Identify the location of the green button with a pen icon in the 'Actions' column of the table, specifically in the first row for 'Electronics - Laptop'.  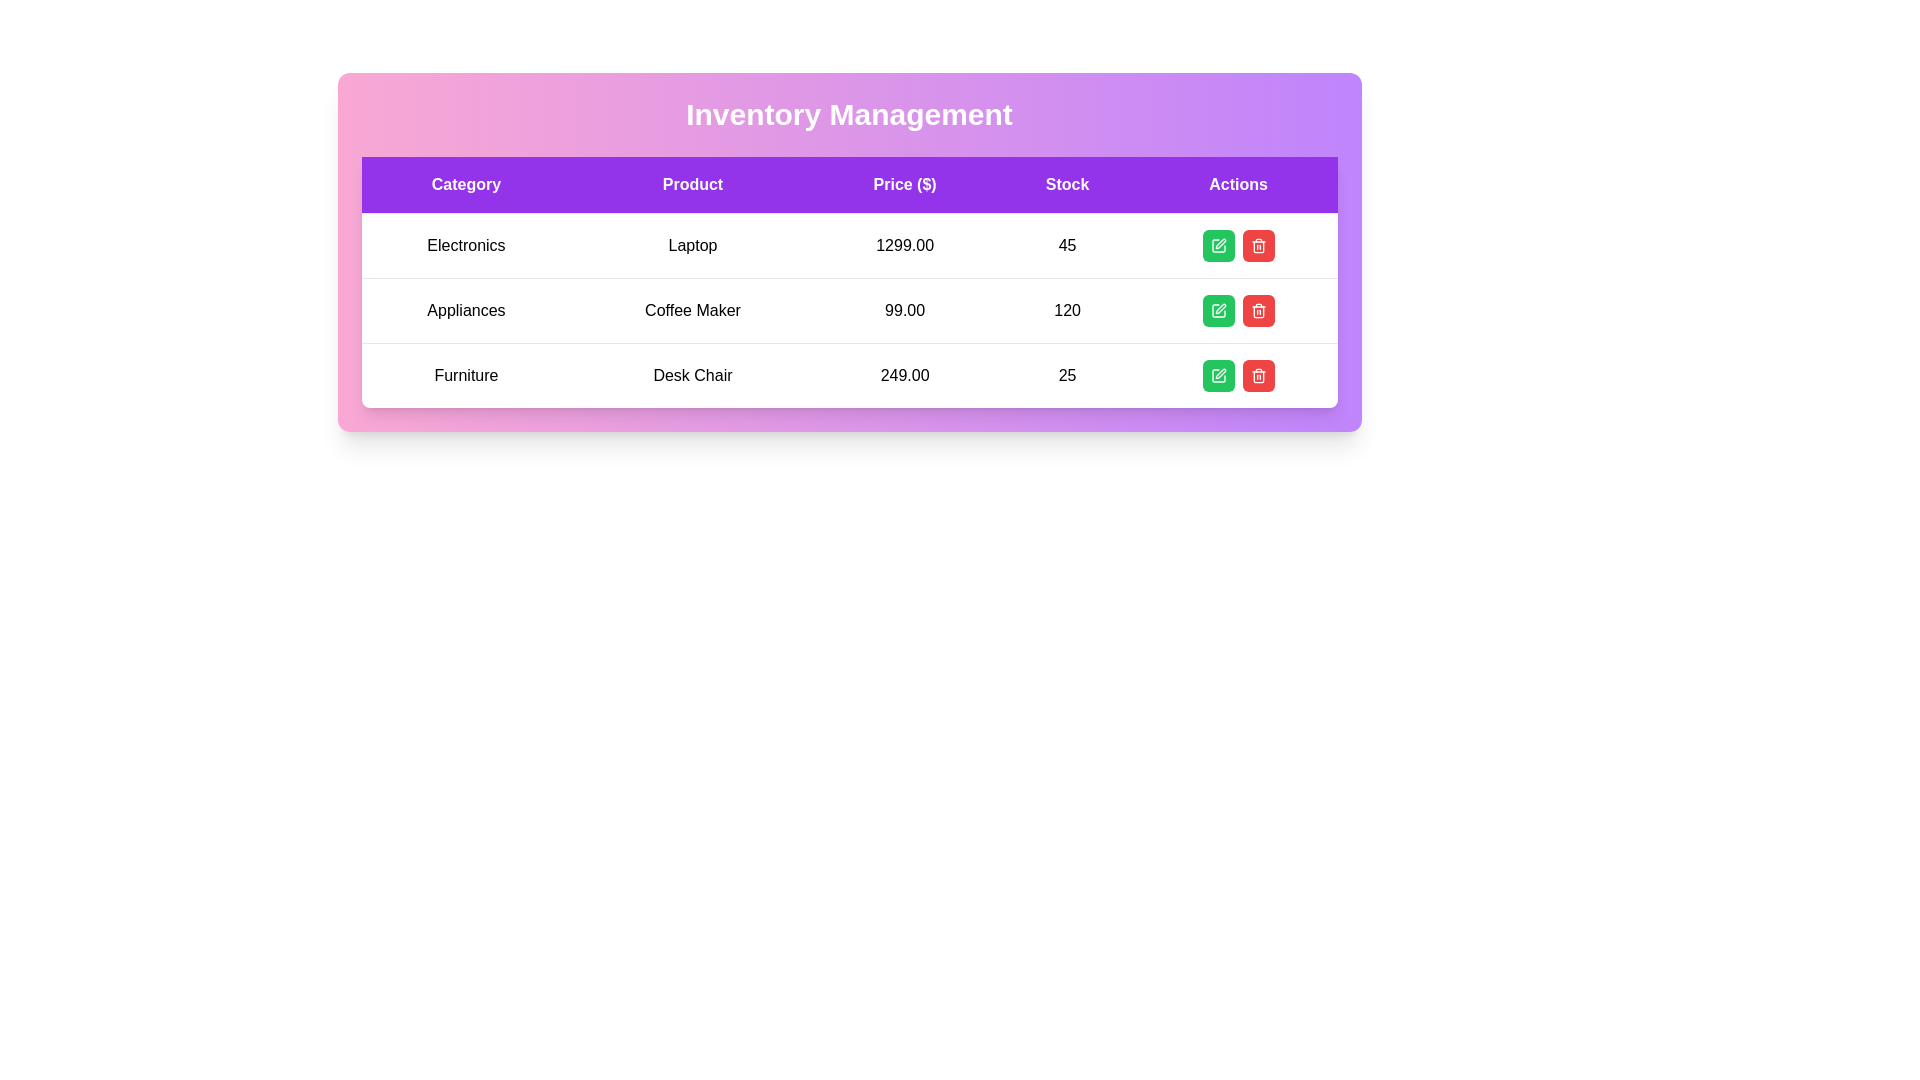
(1217, 245).